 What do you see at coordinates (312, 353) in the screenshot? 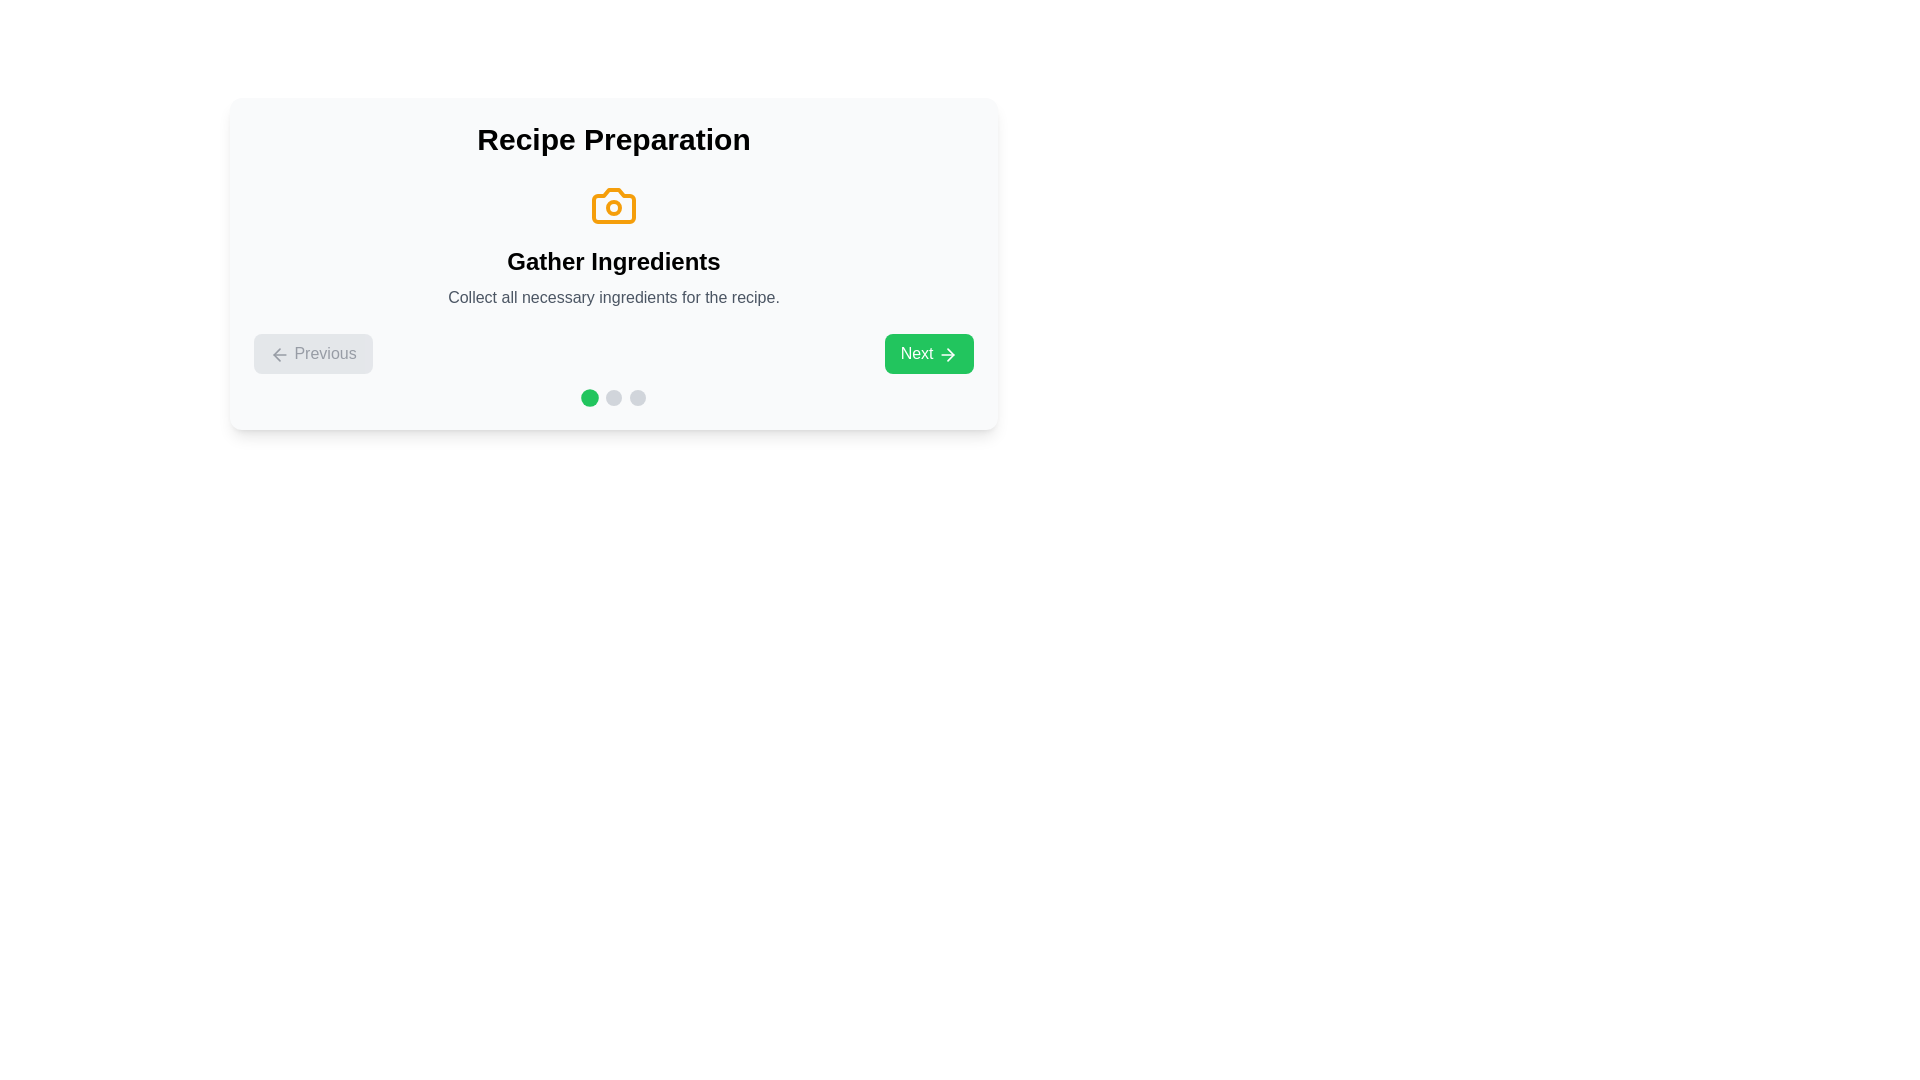
I see `the 'Previous' button, which is a rectangular button with rounded edges, a soft gray background, and a left-pointing arrow icon next to the text 'Previous'` at bounding box center [312, 353].